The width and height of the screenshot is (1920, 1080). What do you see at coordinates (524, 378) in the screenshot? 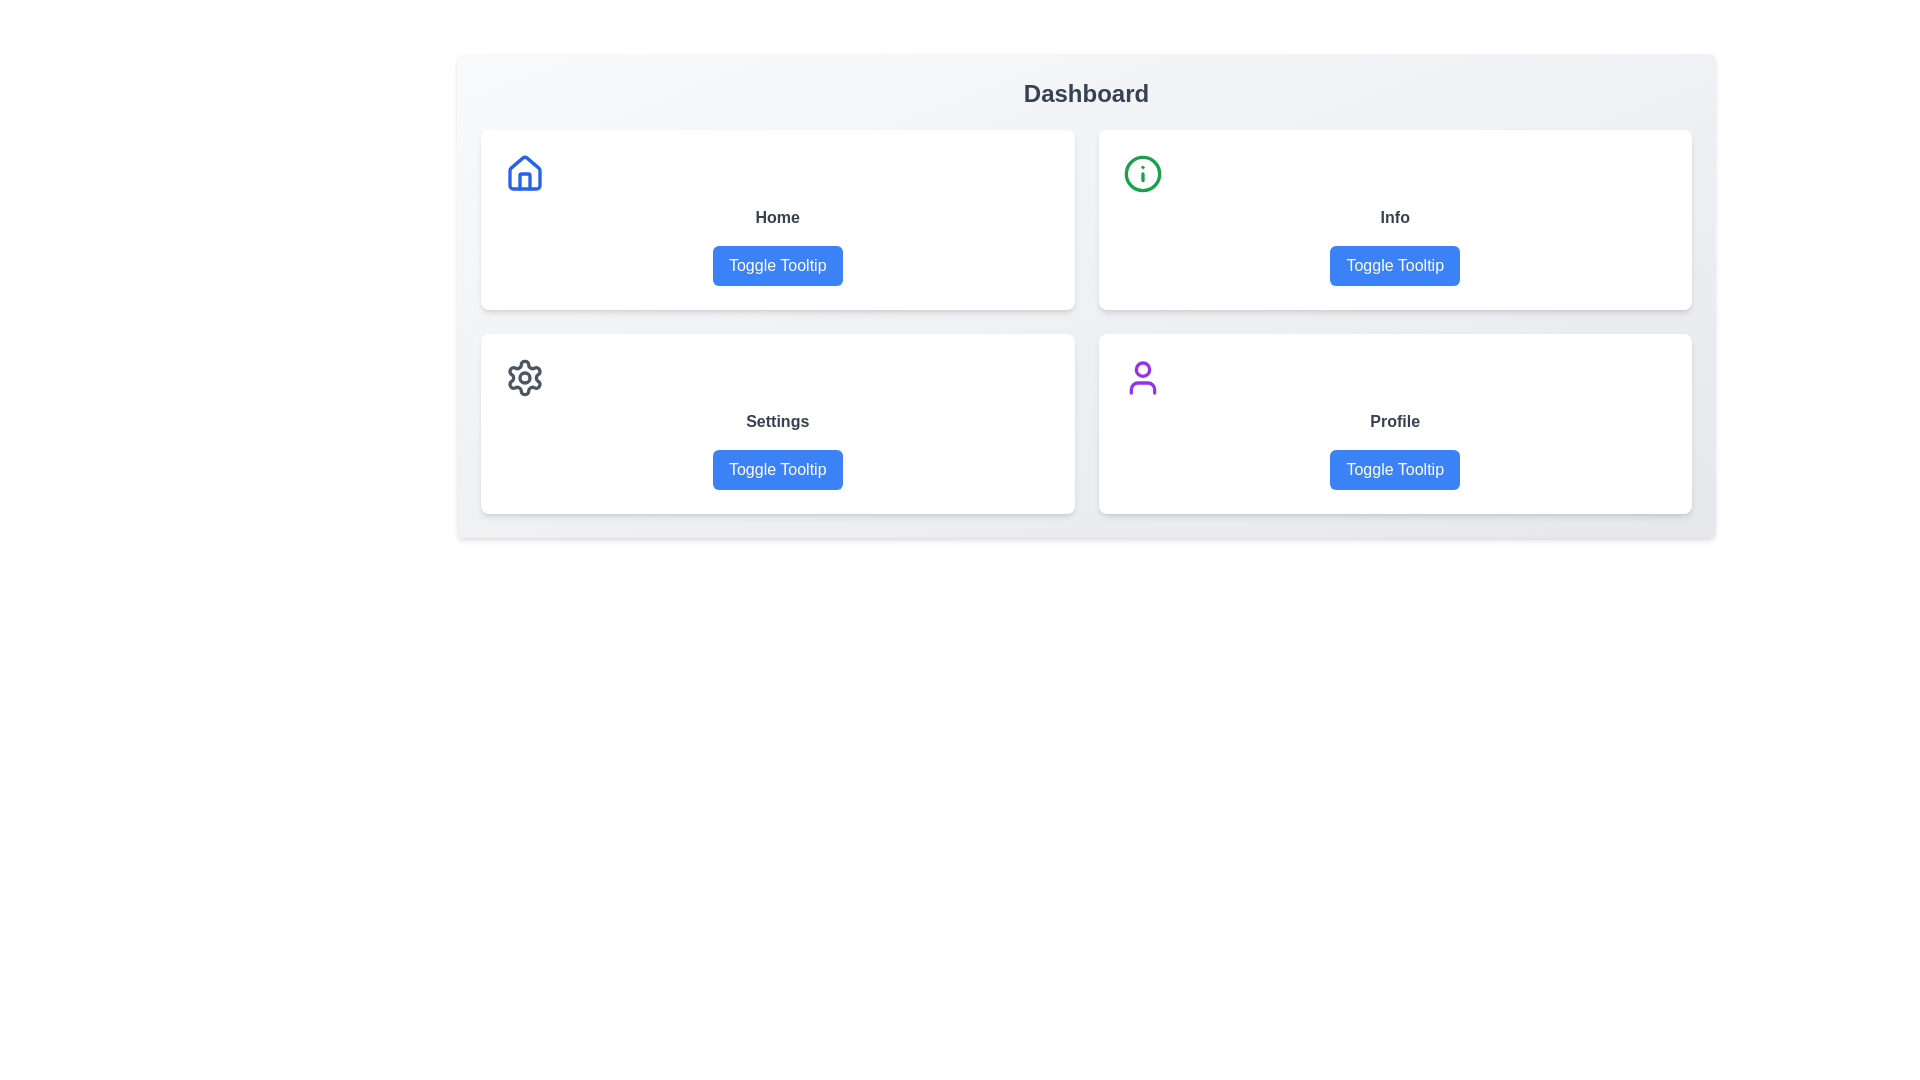
I see `the central circular part of the gear-shaped icon located within the 'Settings' card in the lower left quadrant of the interface` at bounding box center [524, 378].